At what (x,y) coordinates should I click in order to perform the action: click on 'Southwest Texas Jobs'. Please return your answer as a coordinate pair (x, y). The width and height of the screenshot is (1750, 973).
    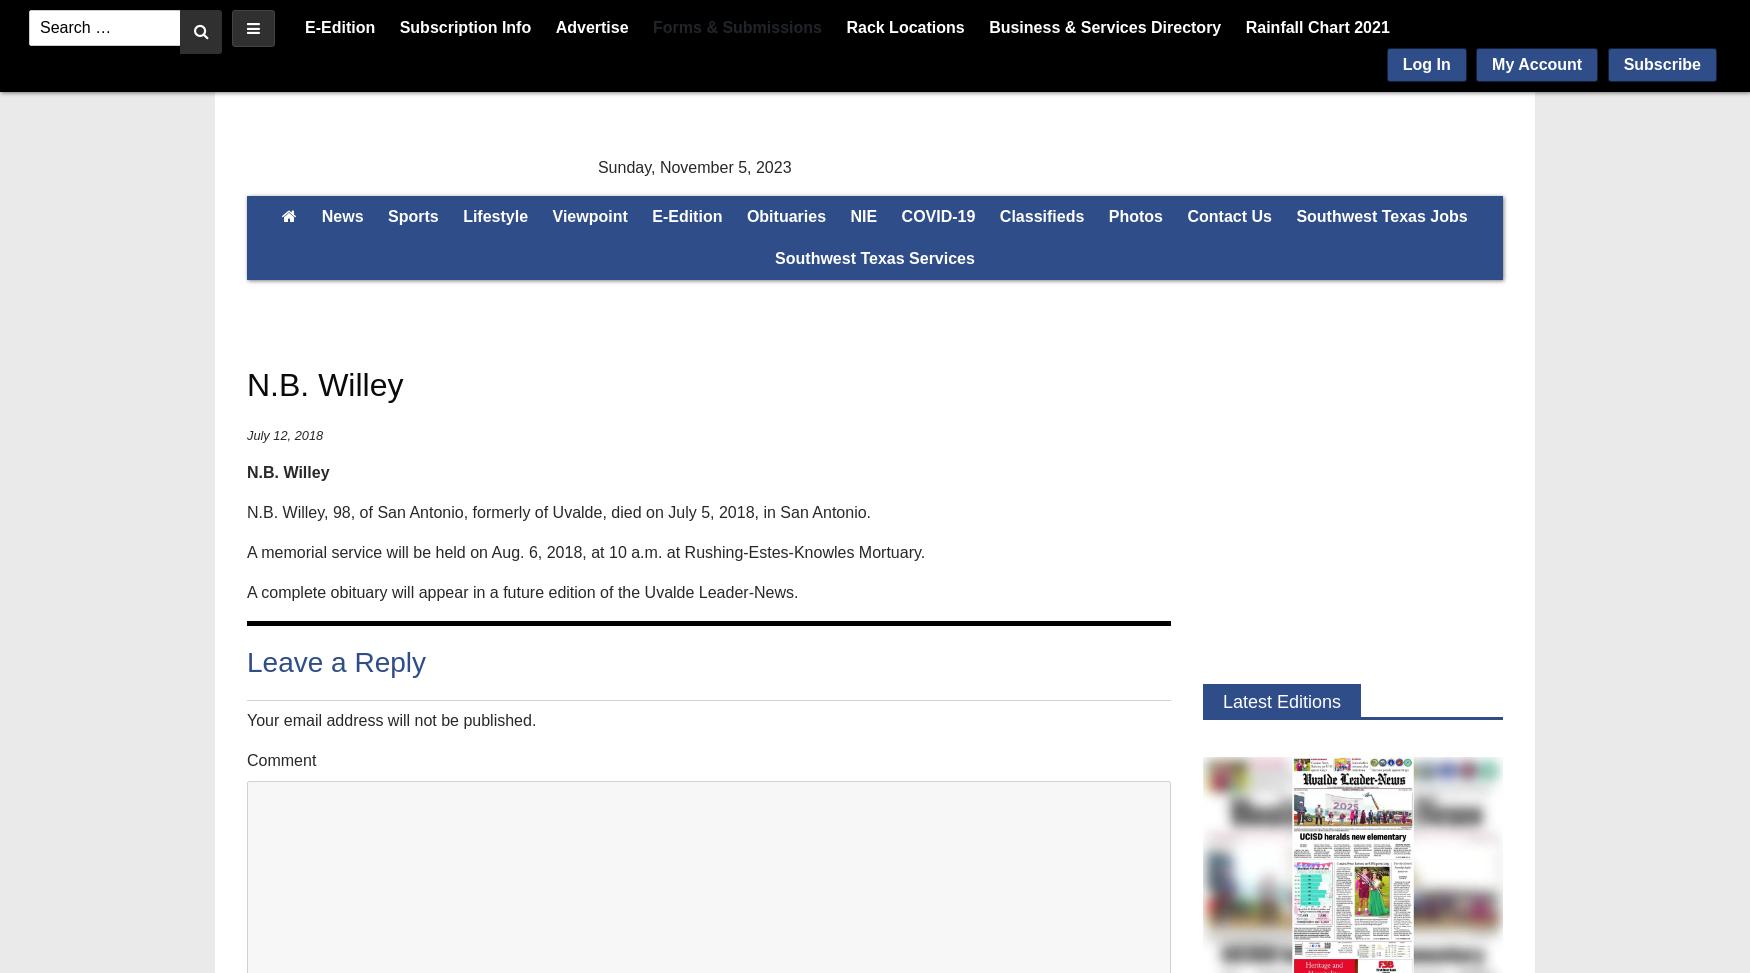
    Looking at the image, I should click on (1380, 215).